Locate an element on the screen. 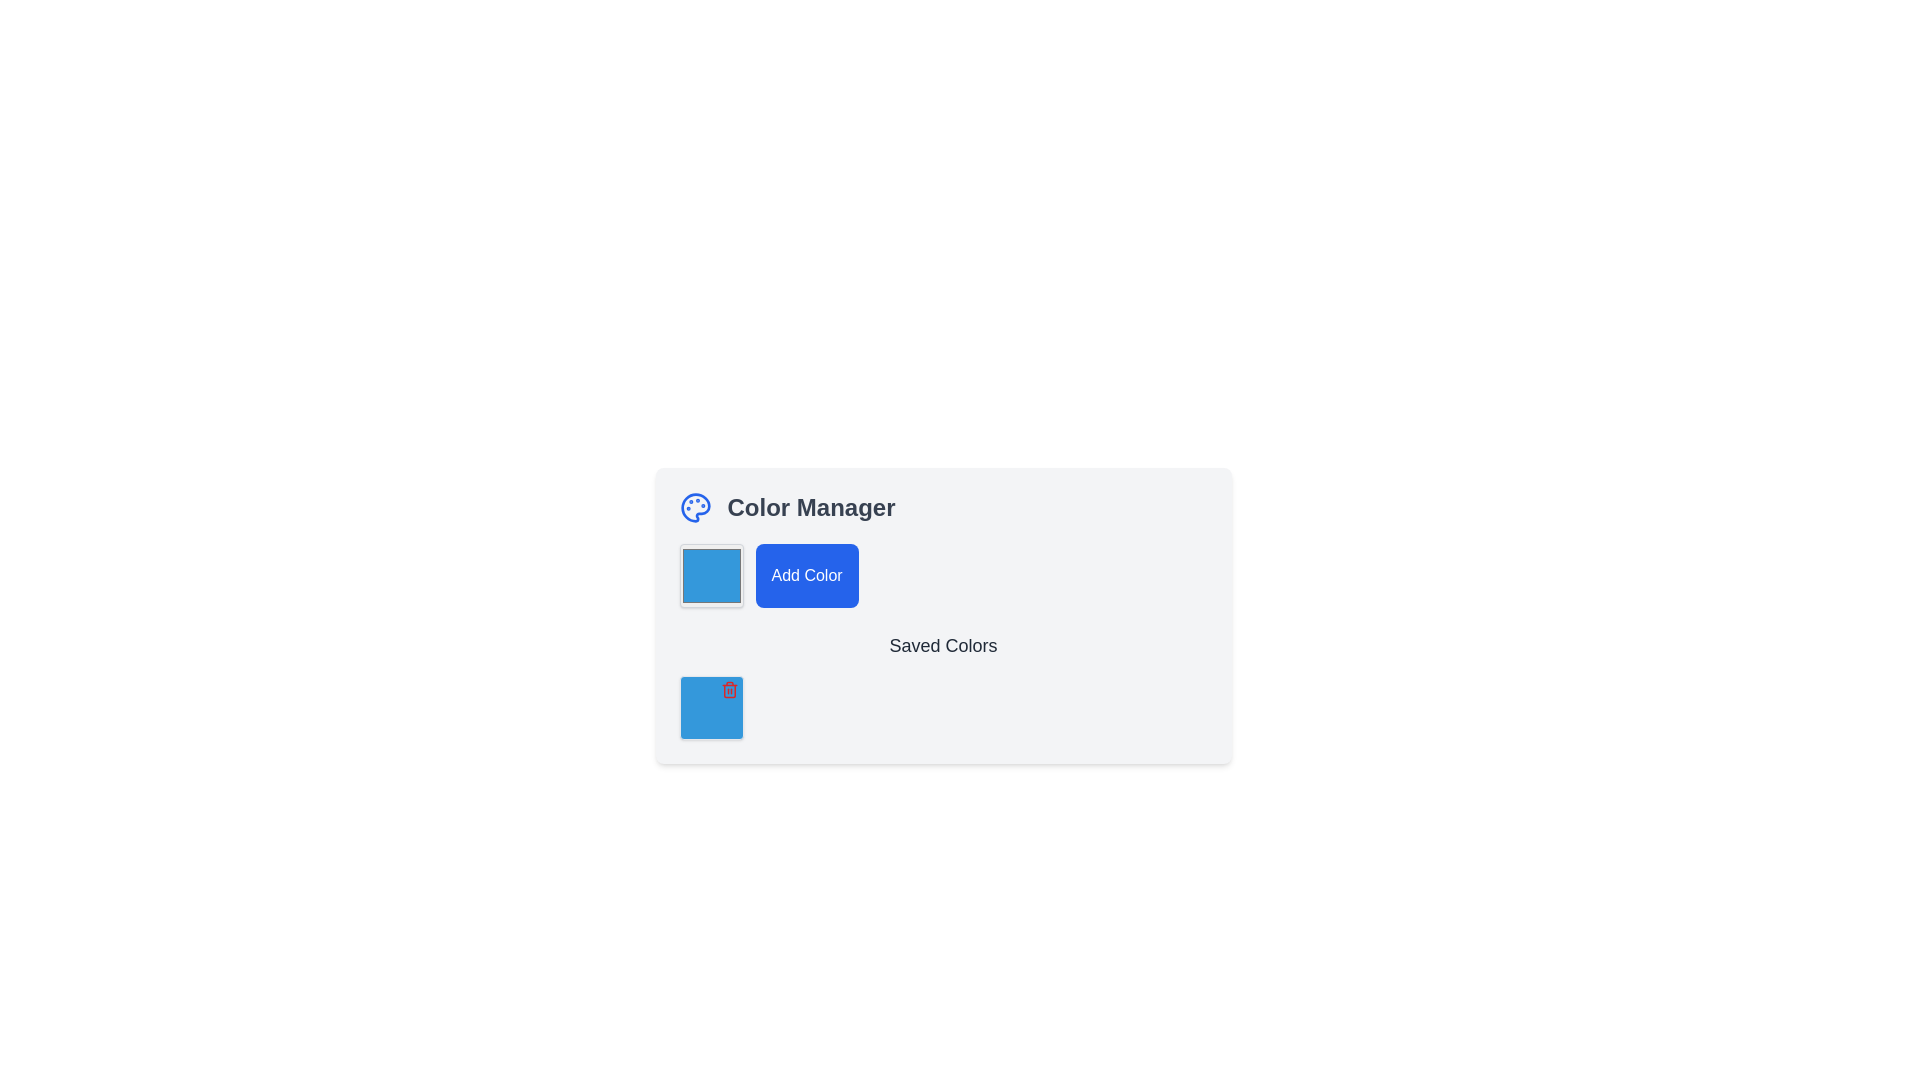 Image resolution: width=1920 pixels, height=1080 pixels. the color palette icon located in the top-left corner of the 'Color Manager' group is located at coordinates (695, 507).